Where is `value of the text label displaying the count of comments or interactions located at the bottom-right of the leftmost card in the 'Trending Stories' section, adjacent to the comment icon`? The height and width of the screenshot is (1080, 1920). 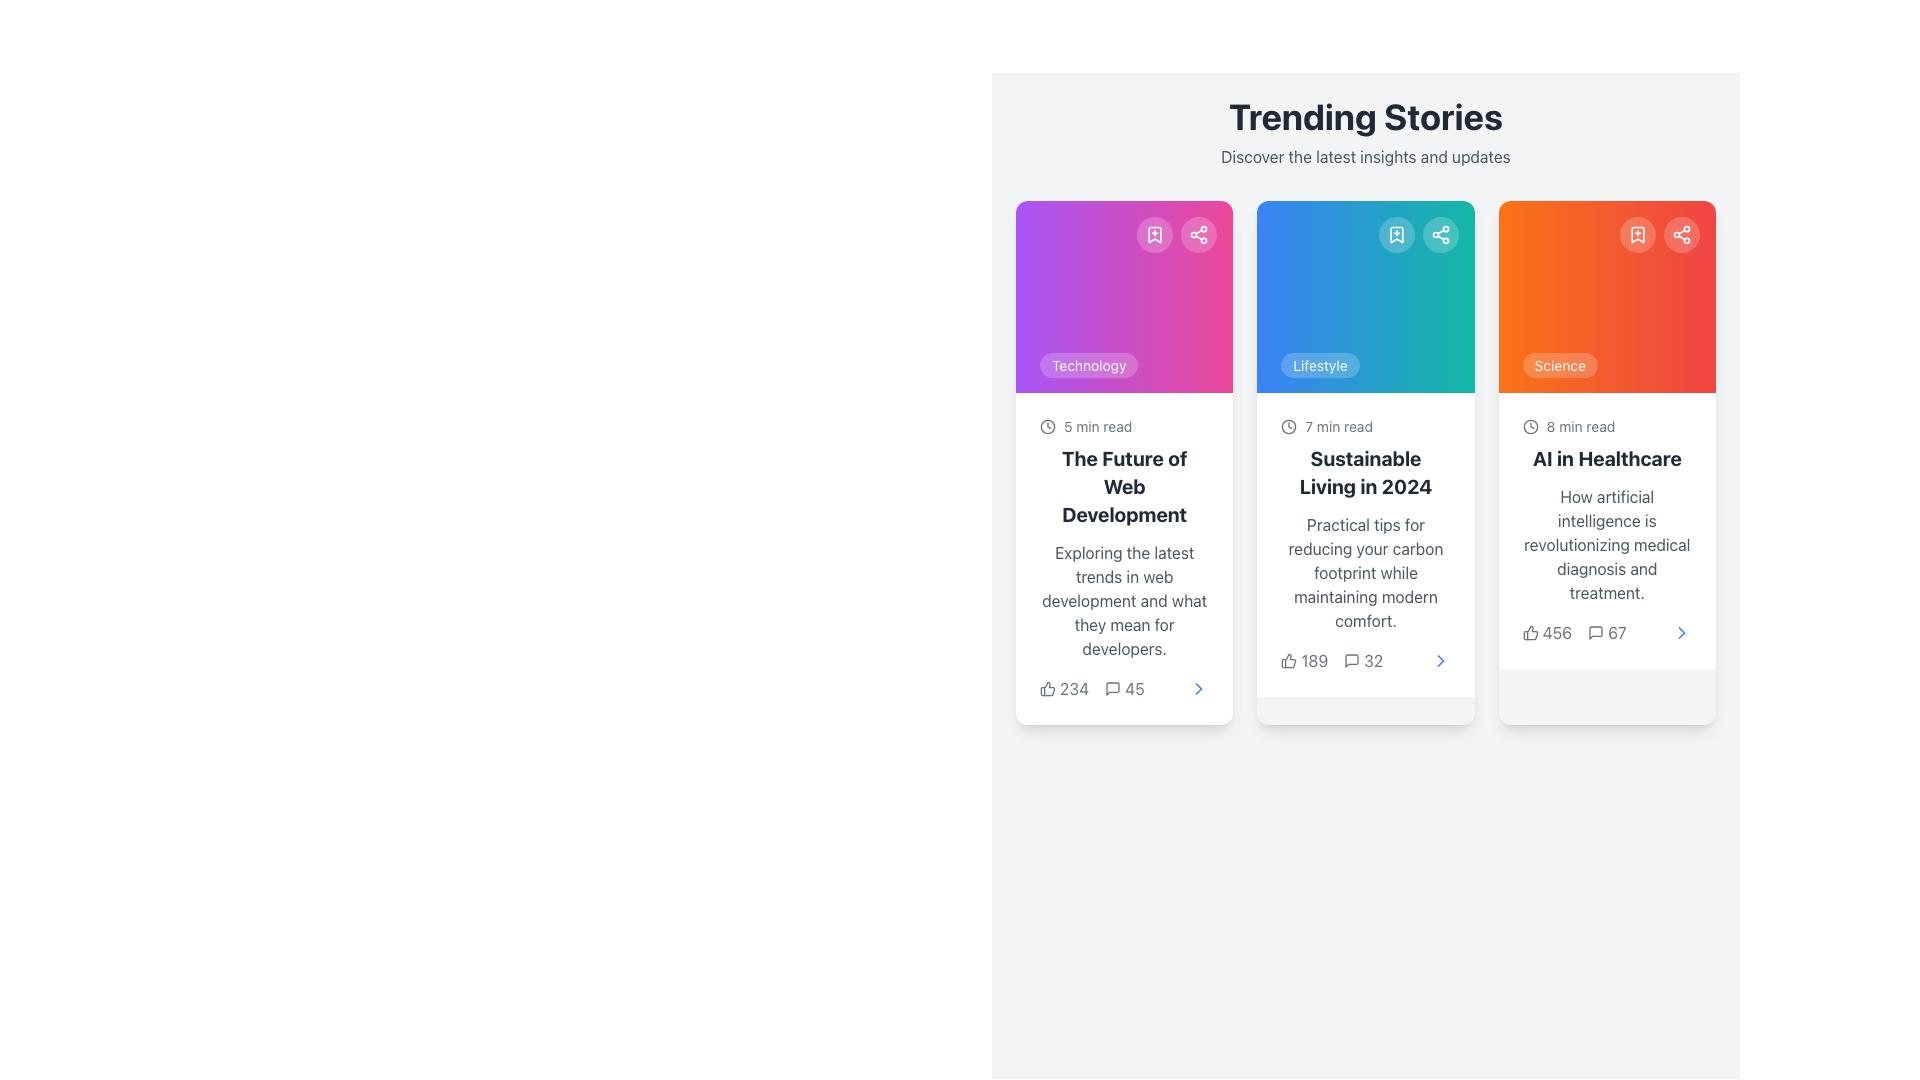
value of the text label displaying the count of comments or interactions located at the bottom-right of the leftmost card in the 'Trending Stories' section, adjacent to the comment icon is located at coordinates (1134, 688).